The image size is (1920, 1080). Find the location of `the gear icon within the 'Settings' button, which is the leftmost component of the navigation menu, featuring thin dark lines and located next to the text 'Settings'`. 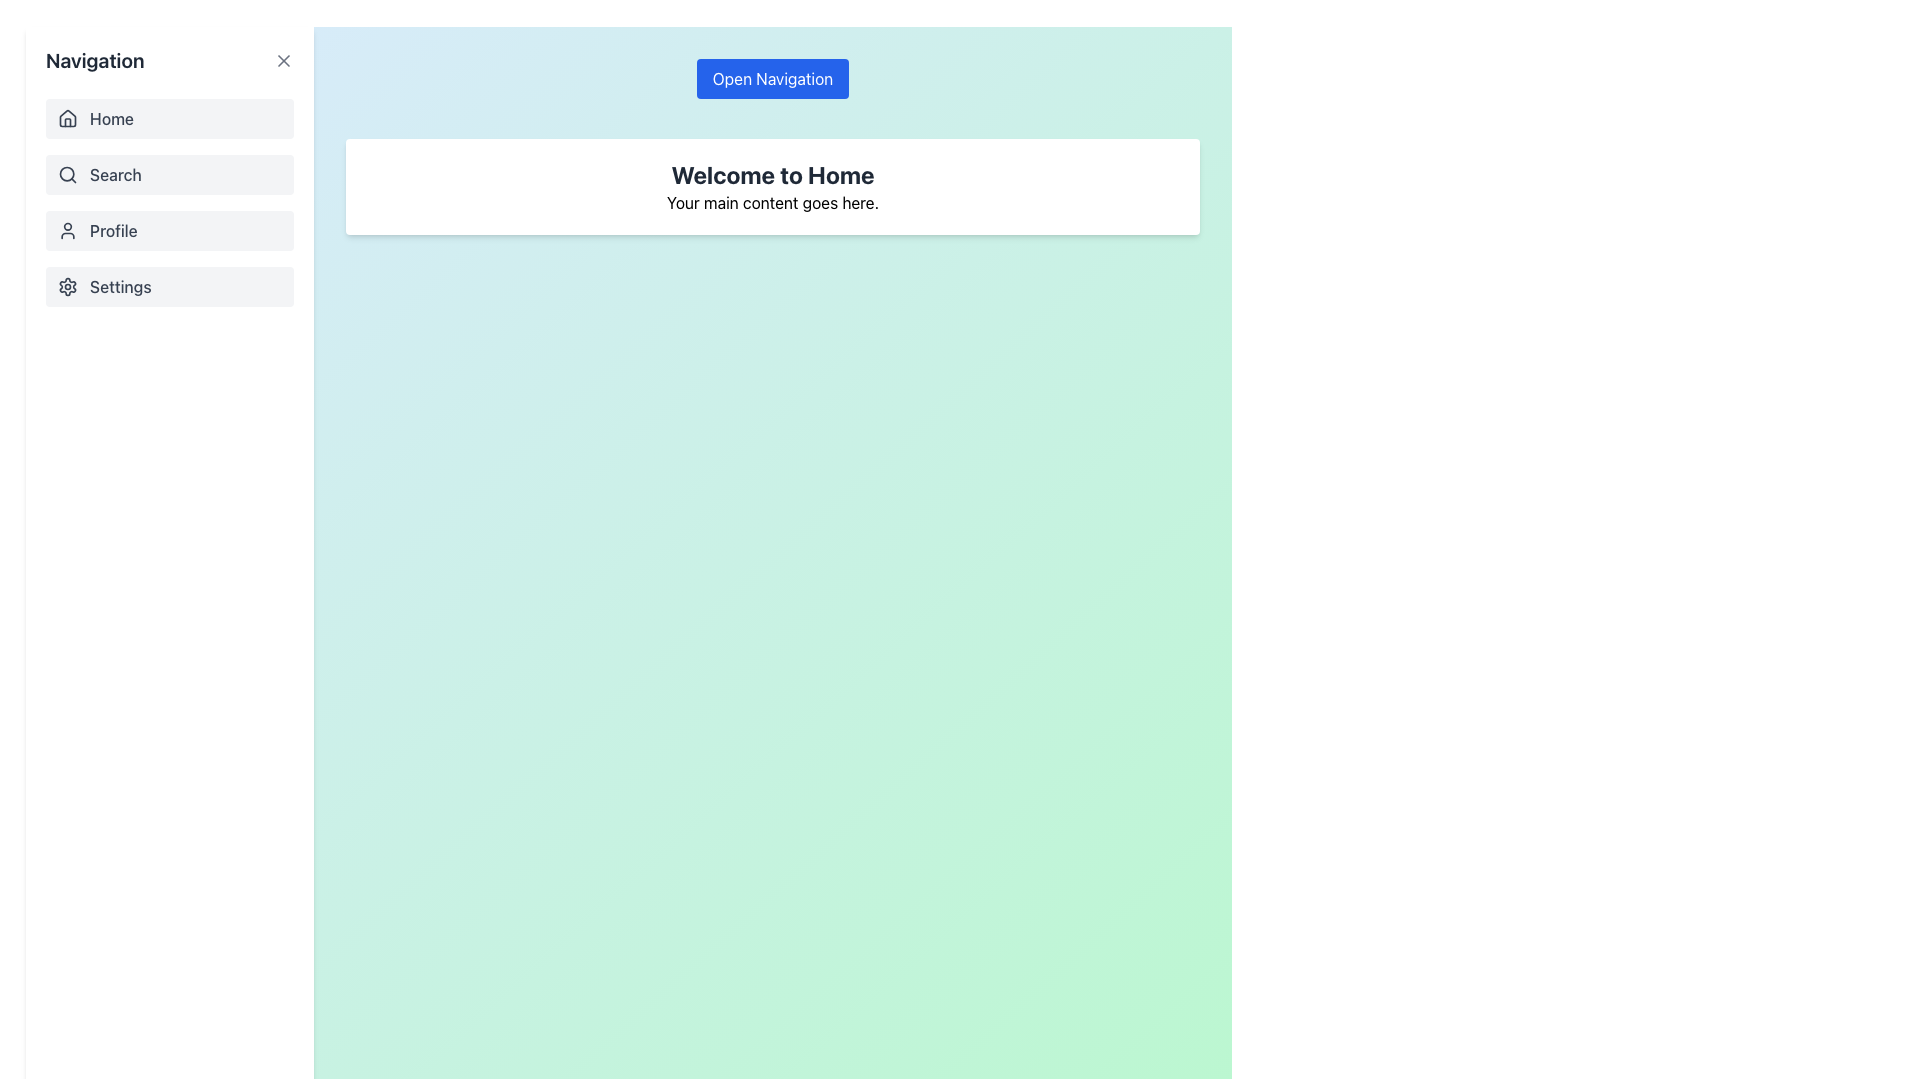

the gear icon within the 'Settings' button, which is the leftmost component of the navigation menu, featuring thin dark lines and located next to the text 'Settings' is located at coordinates (67, 286).